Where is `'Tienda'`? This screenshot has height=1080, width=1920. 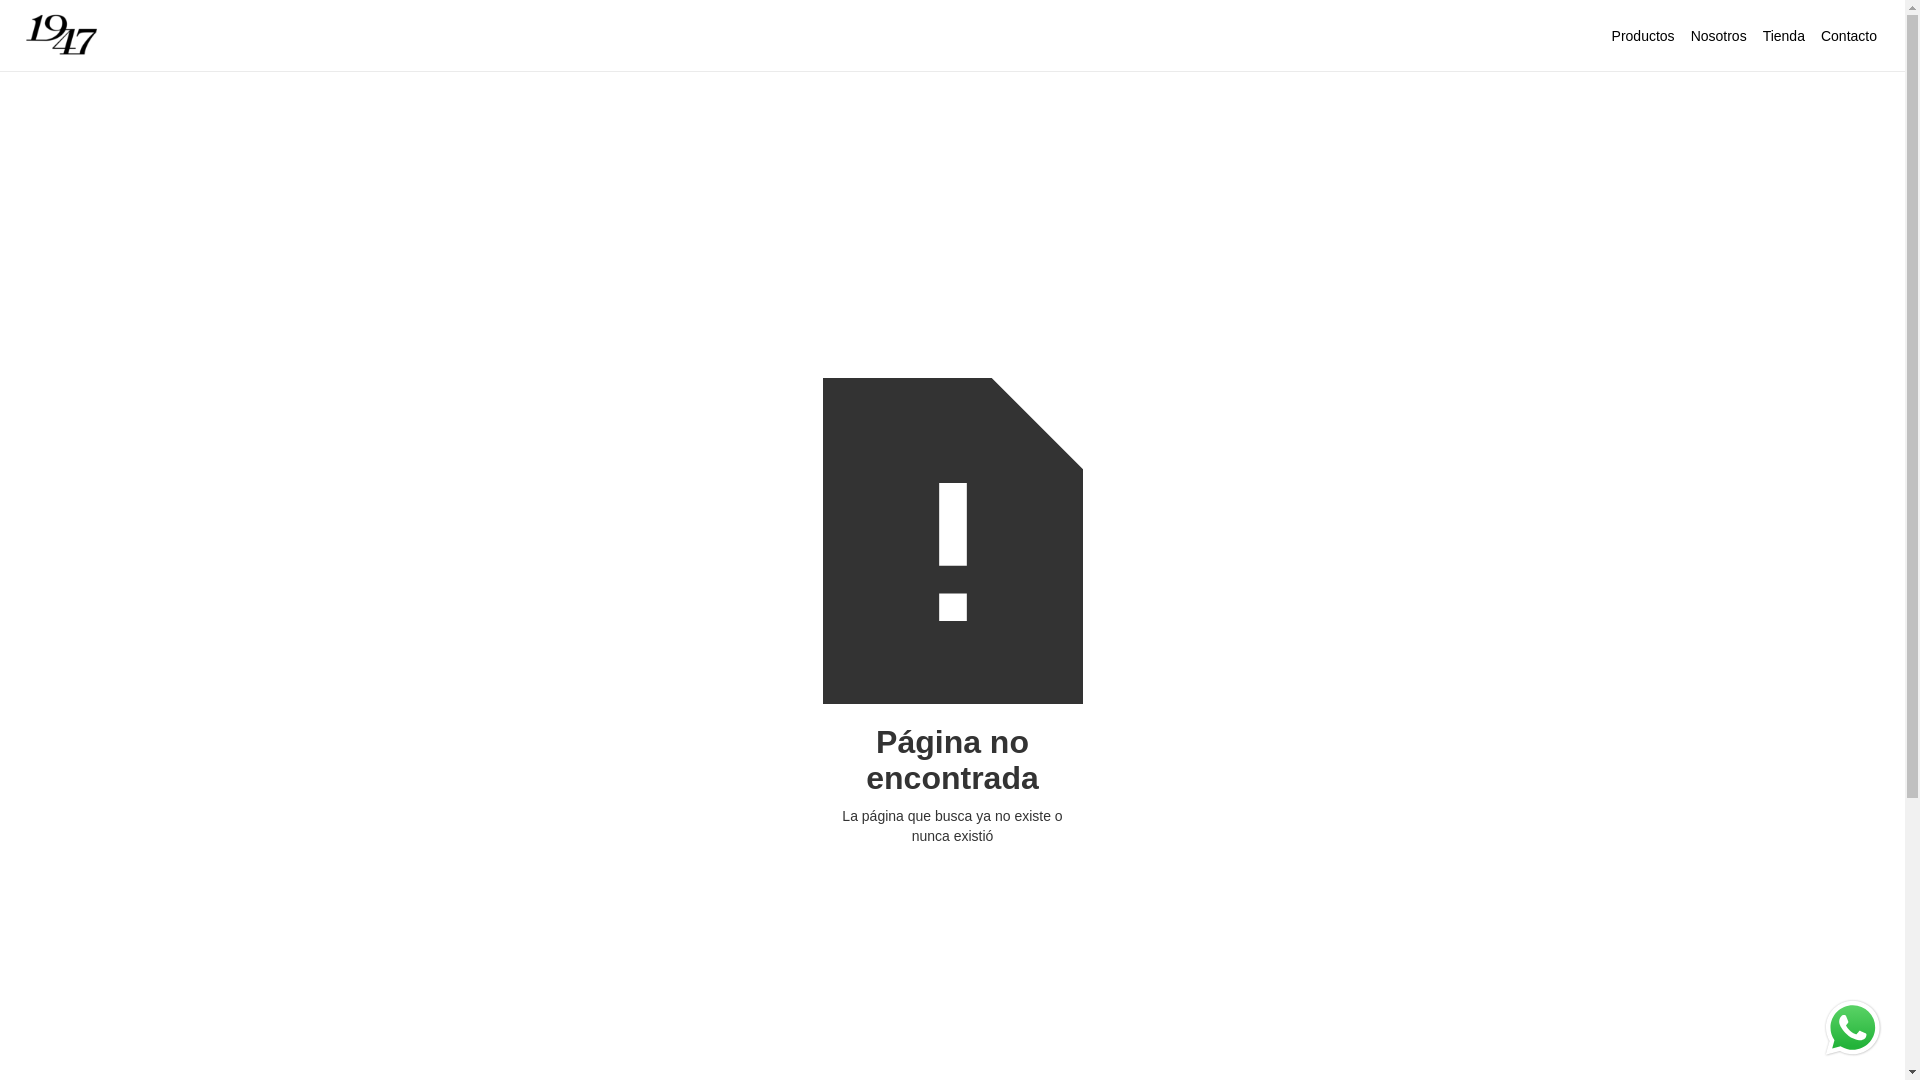
'Tienda' is located at coordinates (1784, 35).